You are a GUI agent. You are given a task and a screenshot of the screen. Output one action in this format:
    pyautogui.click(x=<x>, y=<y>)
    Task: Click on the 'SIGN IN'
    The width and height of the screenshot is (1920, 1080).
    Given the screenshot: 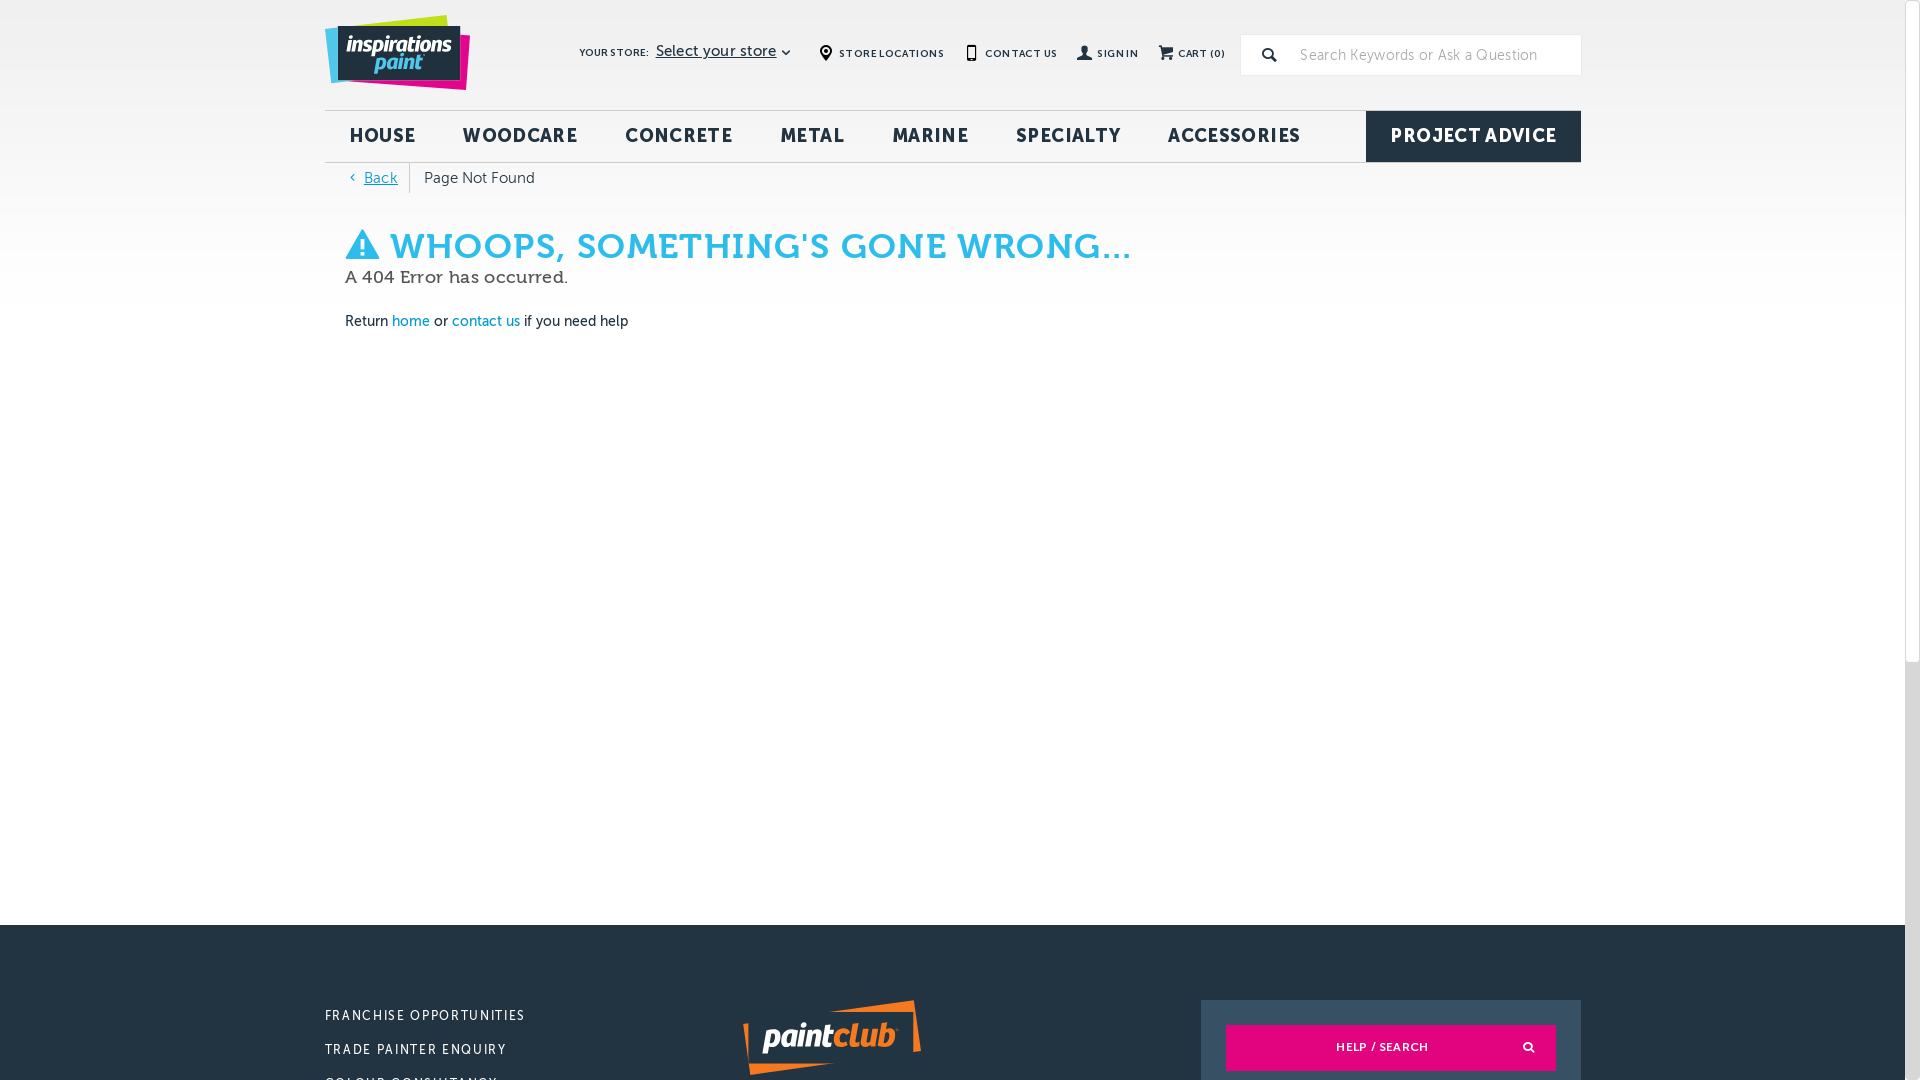 What is the action you would take?
    pyautogui.click(x=1065, y=54)
    